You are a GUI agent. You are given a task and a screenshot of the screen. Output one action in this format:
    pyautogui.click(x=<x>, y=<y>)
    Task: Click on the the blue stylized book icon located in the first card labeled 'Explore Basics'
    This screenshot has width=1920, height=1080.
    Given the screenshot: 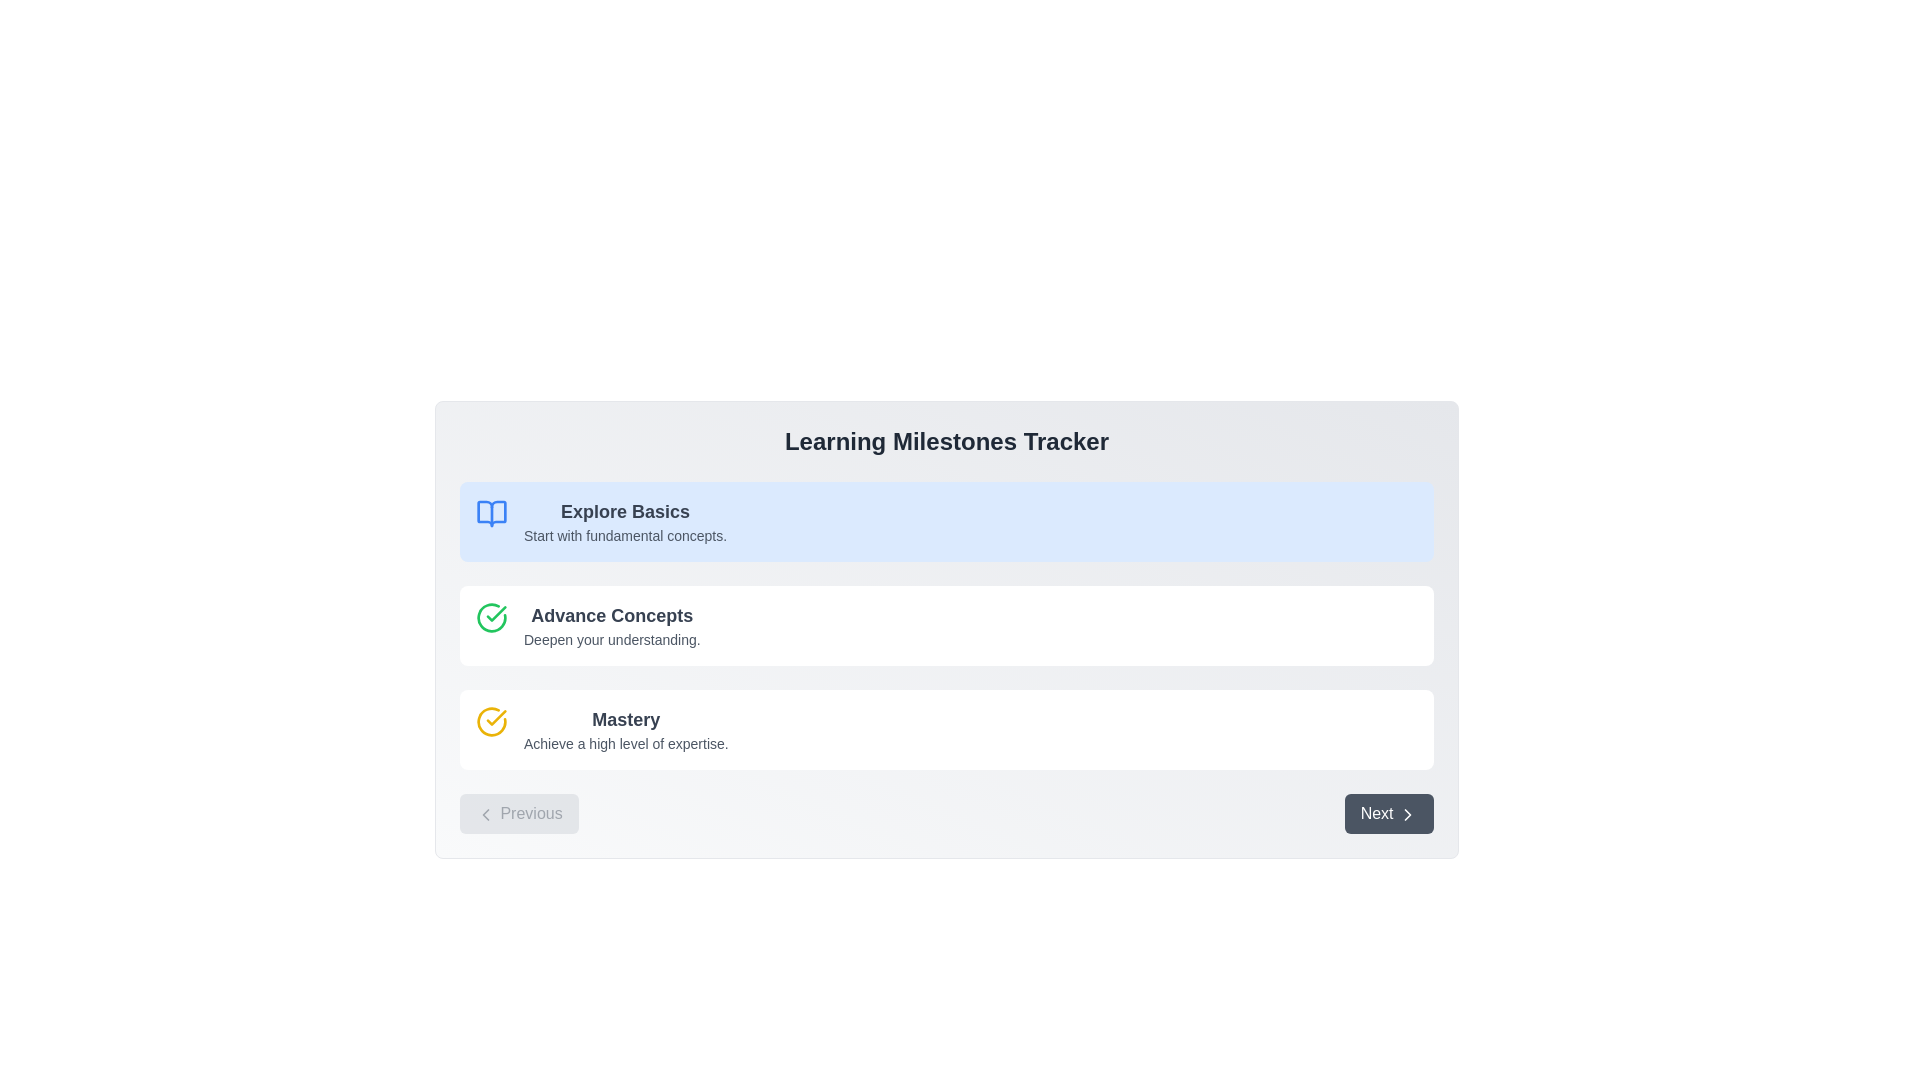 What is the action you would take?
    pyautogui.click(x=491, y=520)
    